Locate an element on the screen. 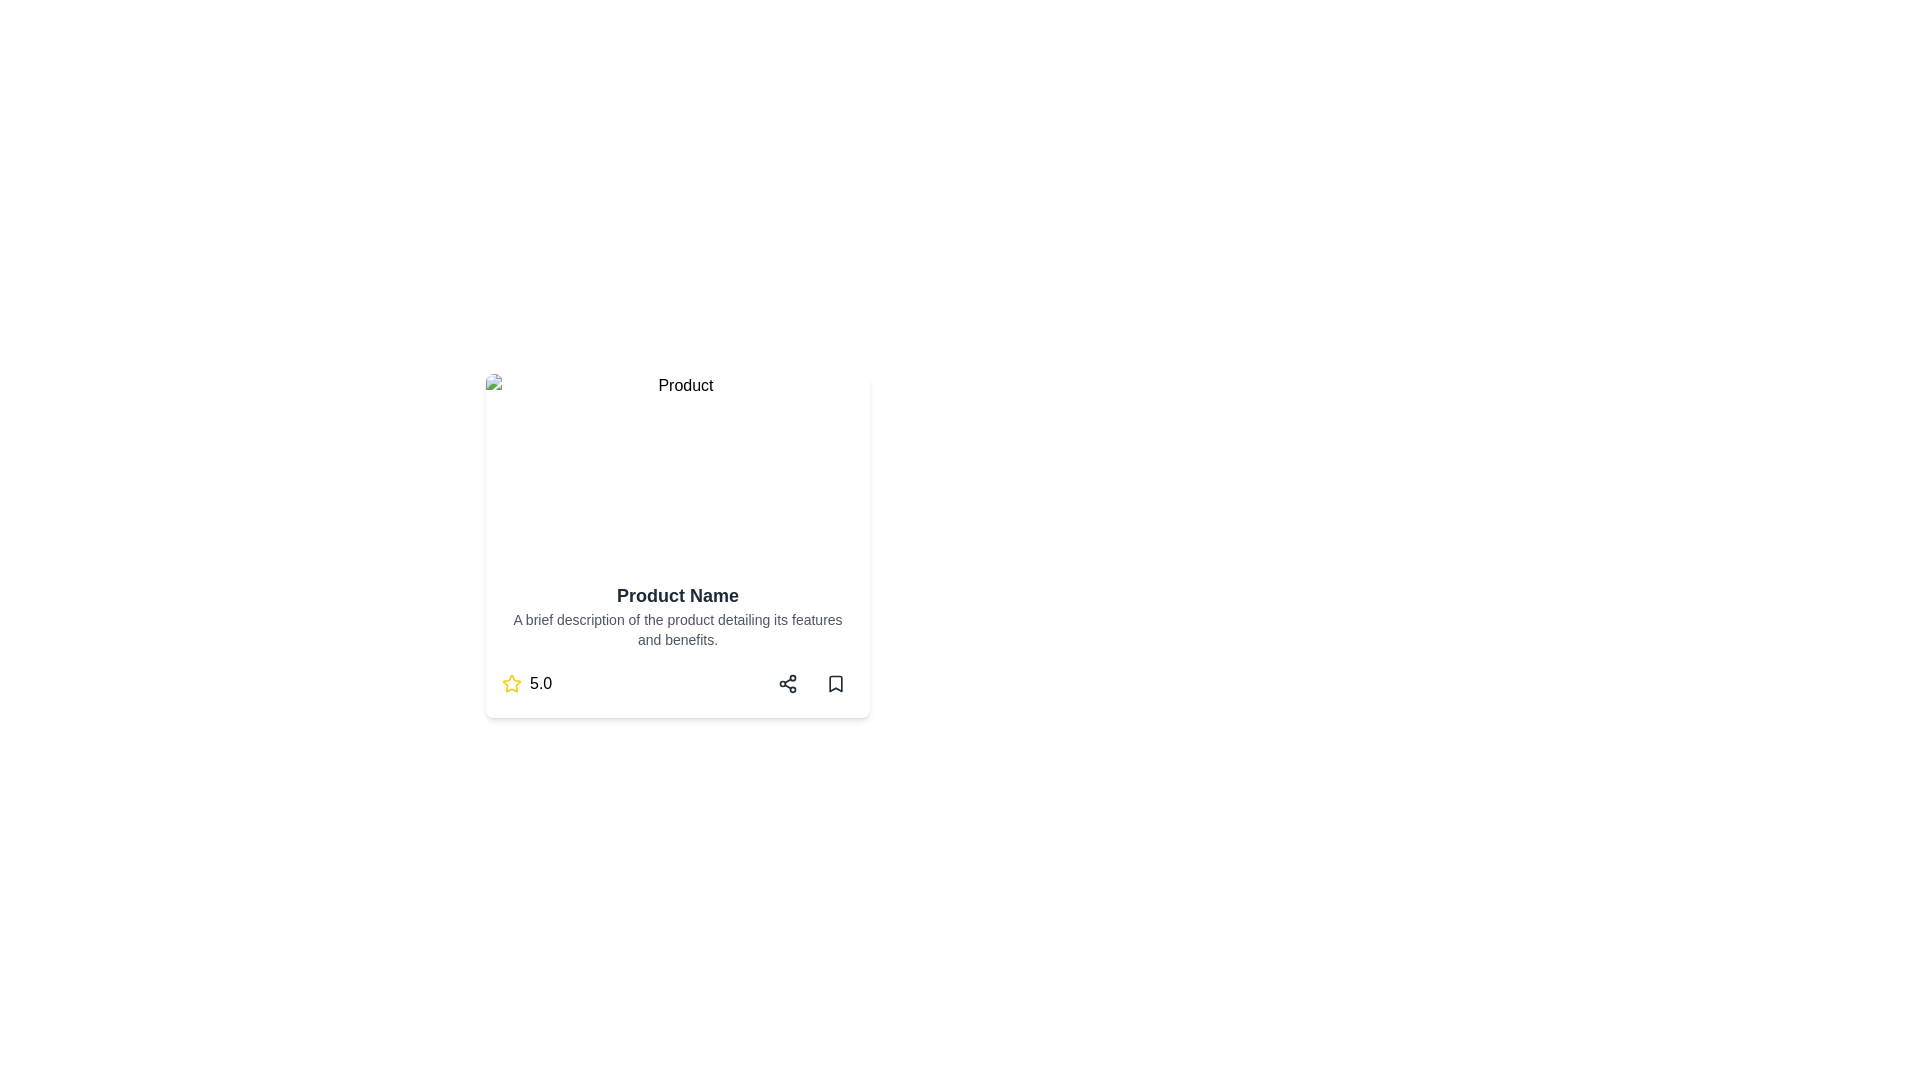 Image resolution: width=1920 pixels, height=1080 pixels. the bookmark button located at the bottom-right corner of the card-like interface is located at coordinates (835, 682).